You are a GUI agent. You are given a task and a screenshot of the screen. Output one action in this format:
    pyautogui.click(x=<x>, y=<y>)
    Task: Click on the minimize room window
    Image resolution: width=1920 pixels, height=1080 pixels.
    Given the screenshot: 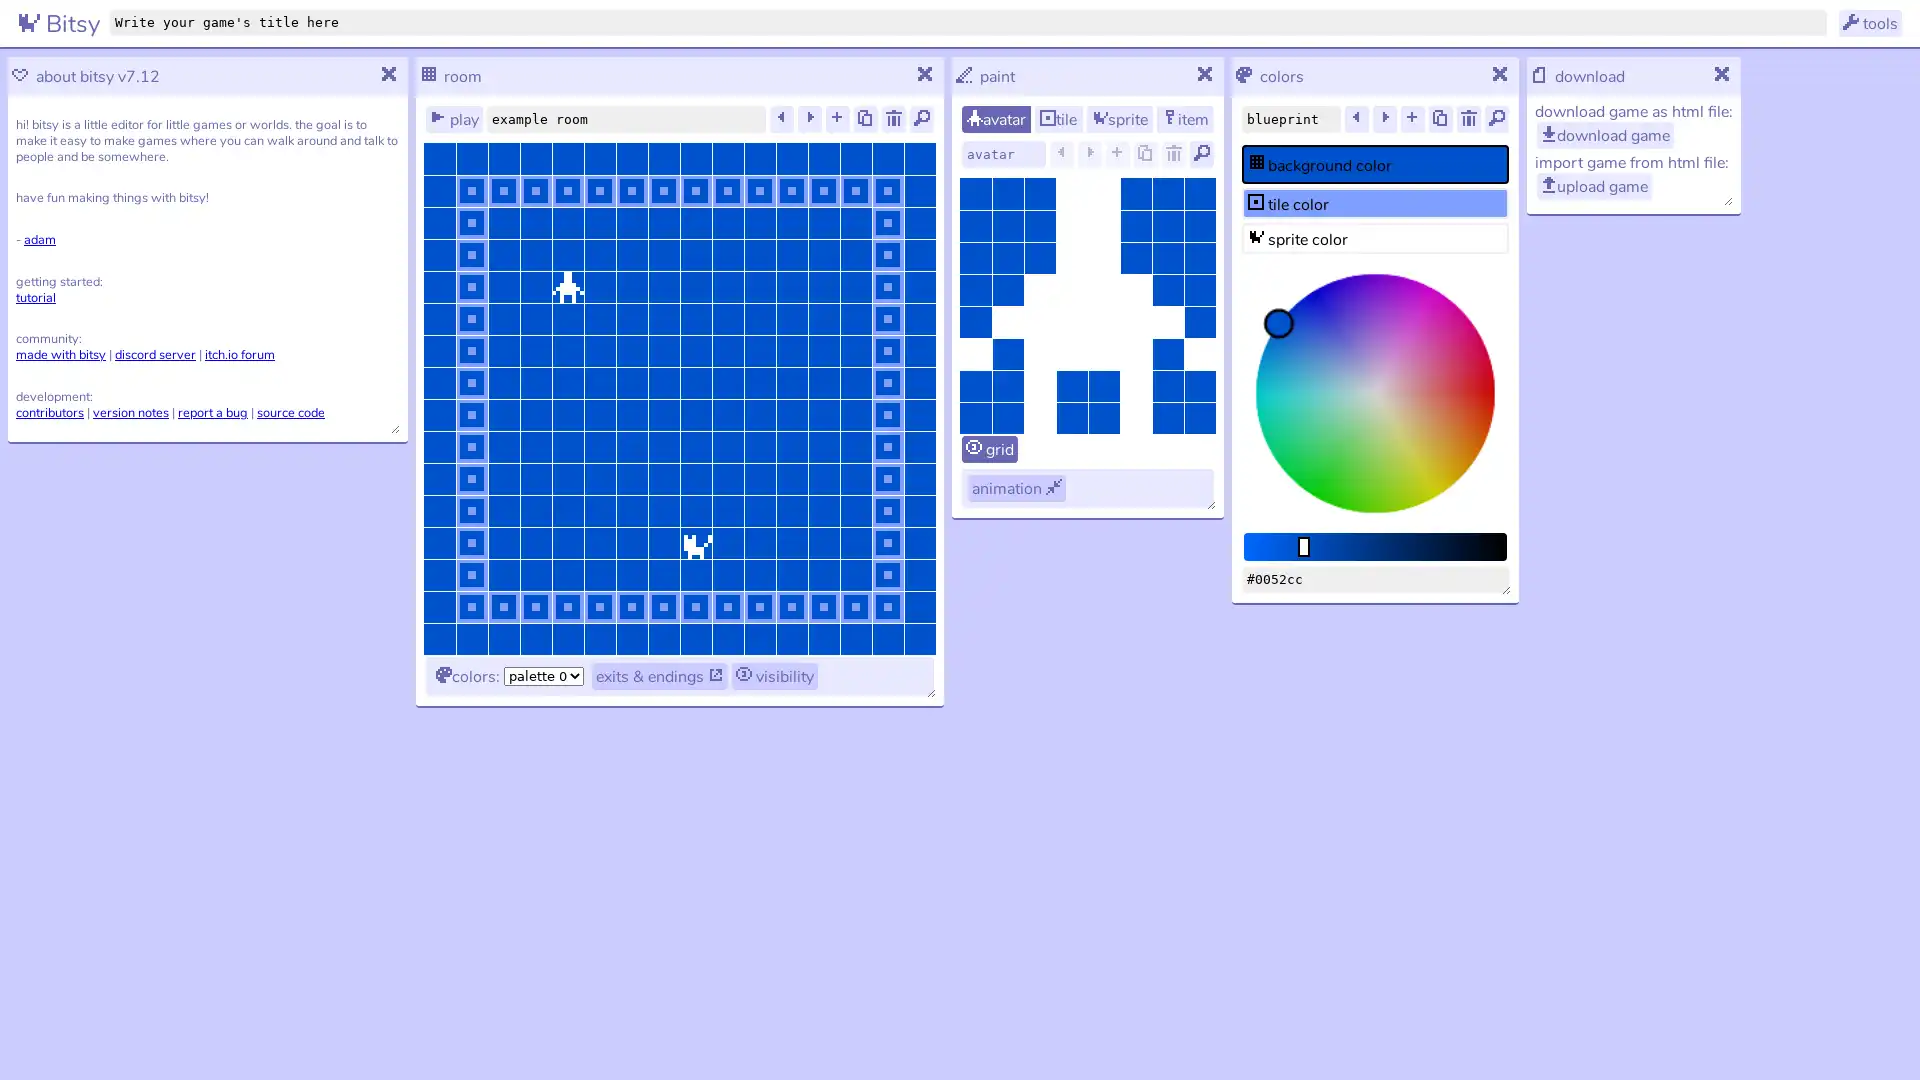 What is the action you would take?
    pyautogui.click(x=925, y=75)
    